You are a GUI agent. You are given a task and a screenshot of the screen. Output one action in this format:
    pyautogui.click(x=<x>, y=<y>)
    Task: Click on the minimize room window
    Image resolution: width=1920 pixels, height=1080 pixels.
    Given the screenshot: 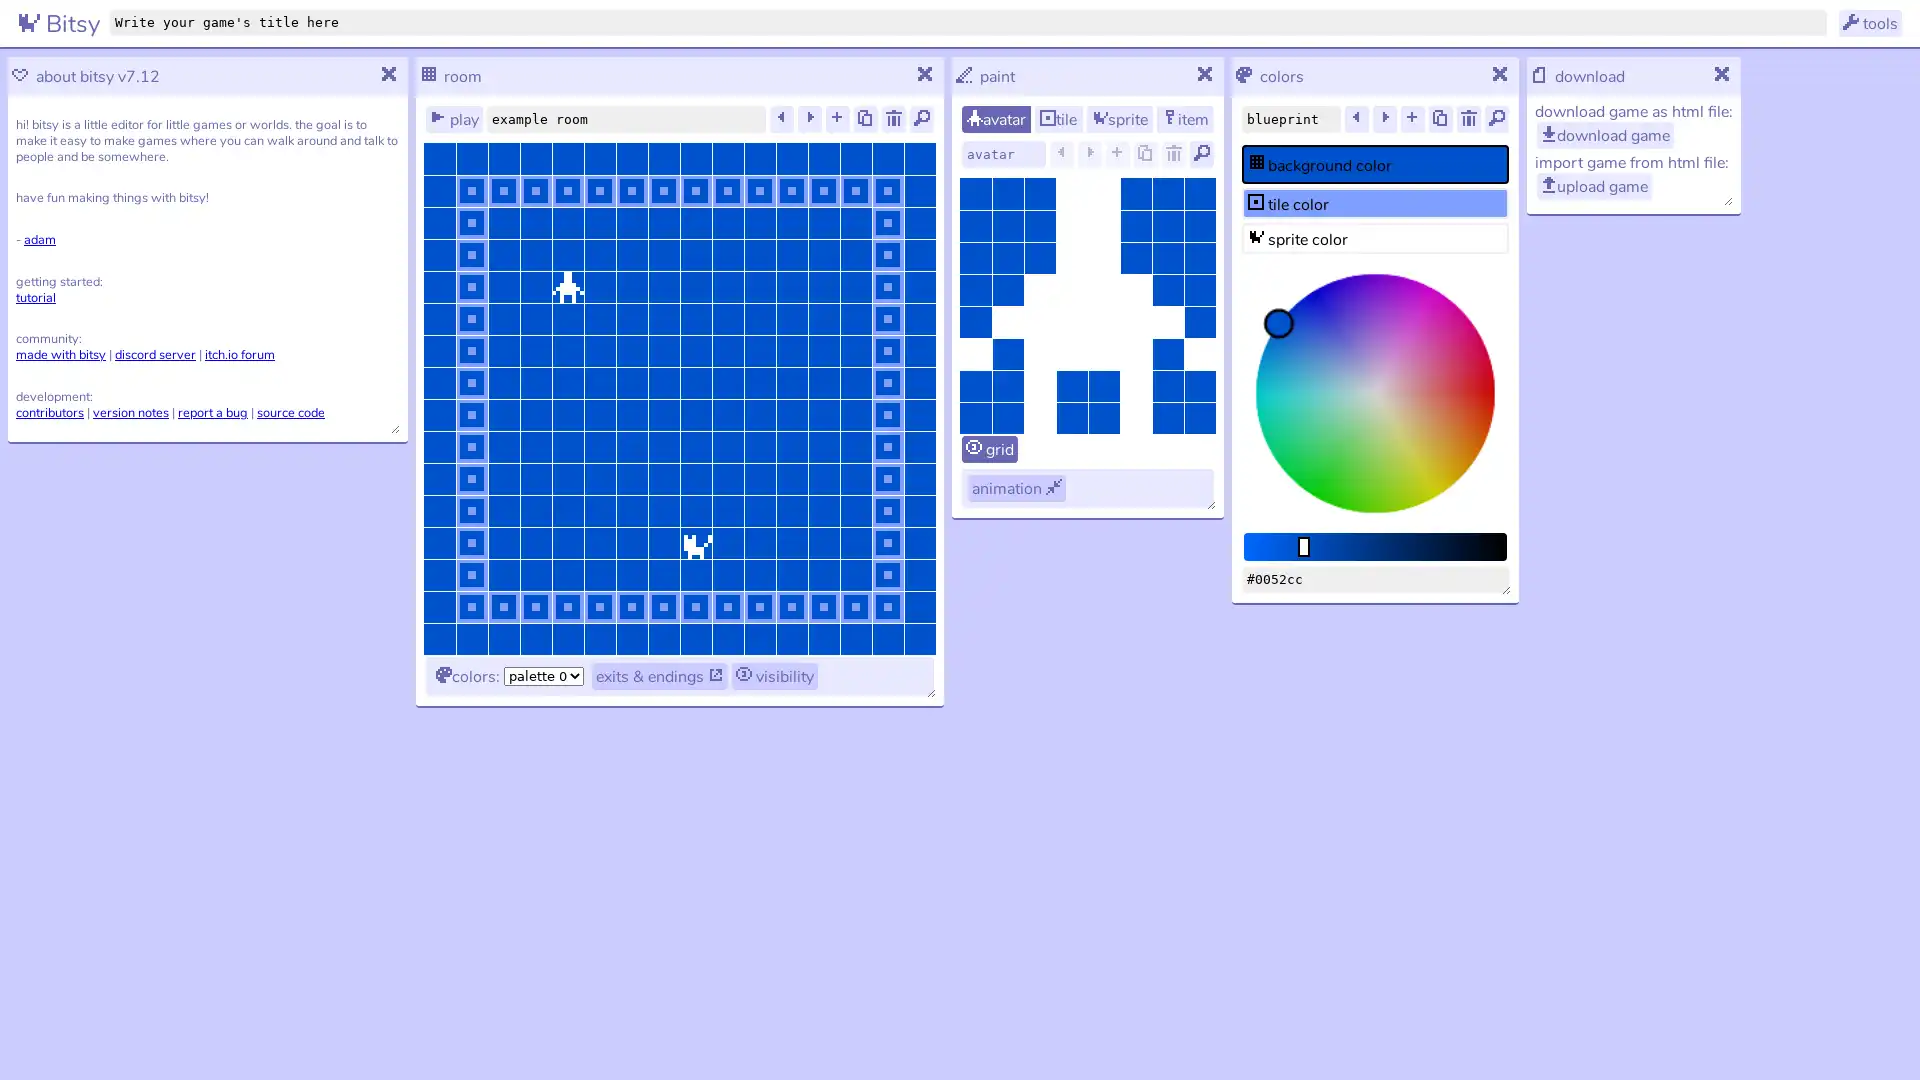 What is the action you would take?
    pyautogui.click(x=925, y=75)
    